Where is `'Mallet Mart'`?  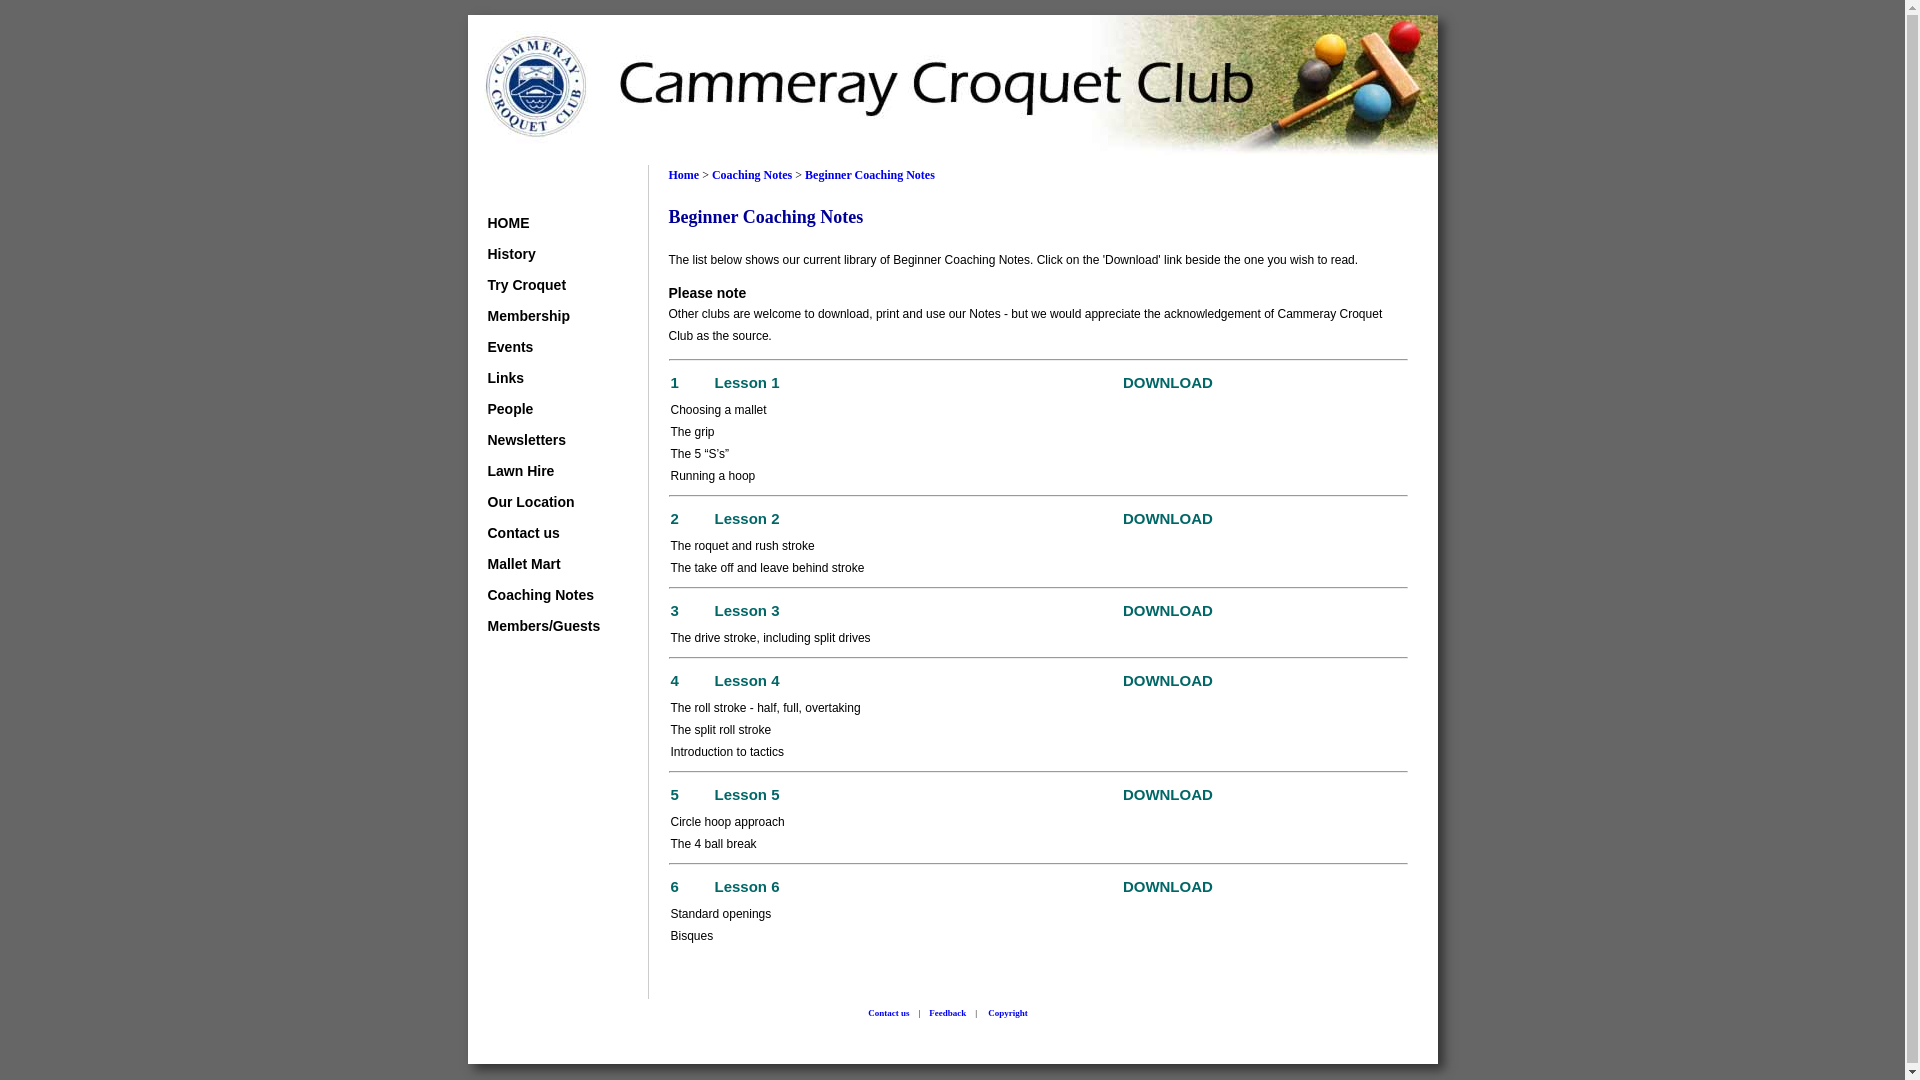 'Mallet Mart' is located at coordinates (546, 563).